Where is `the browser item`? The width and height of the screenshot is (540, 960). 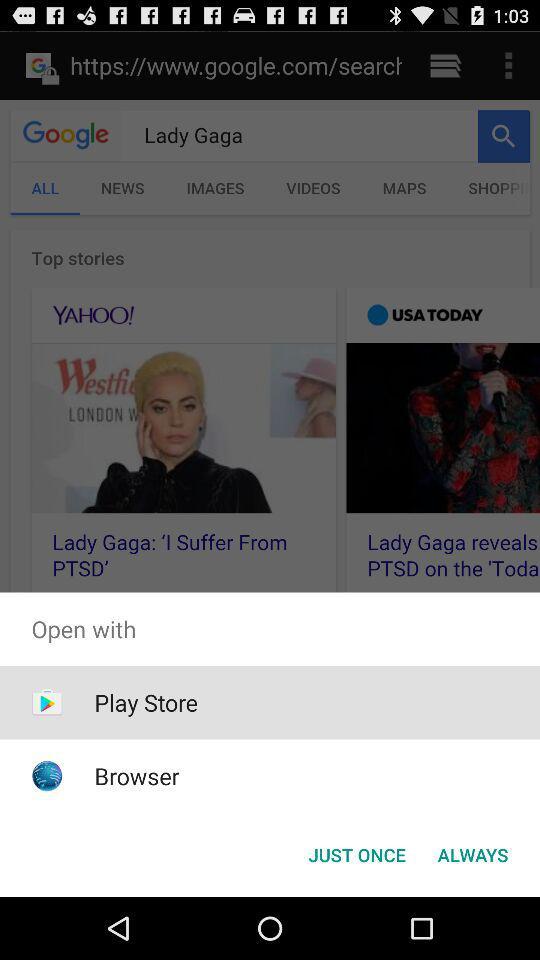
the browser item is located at coordinates (136, 775).